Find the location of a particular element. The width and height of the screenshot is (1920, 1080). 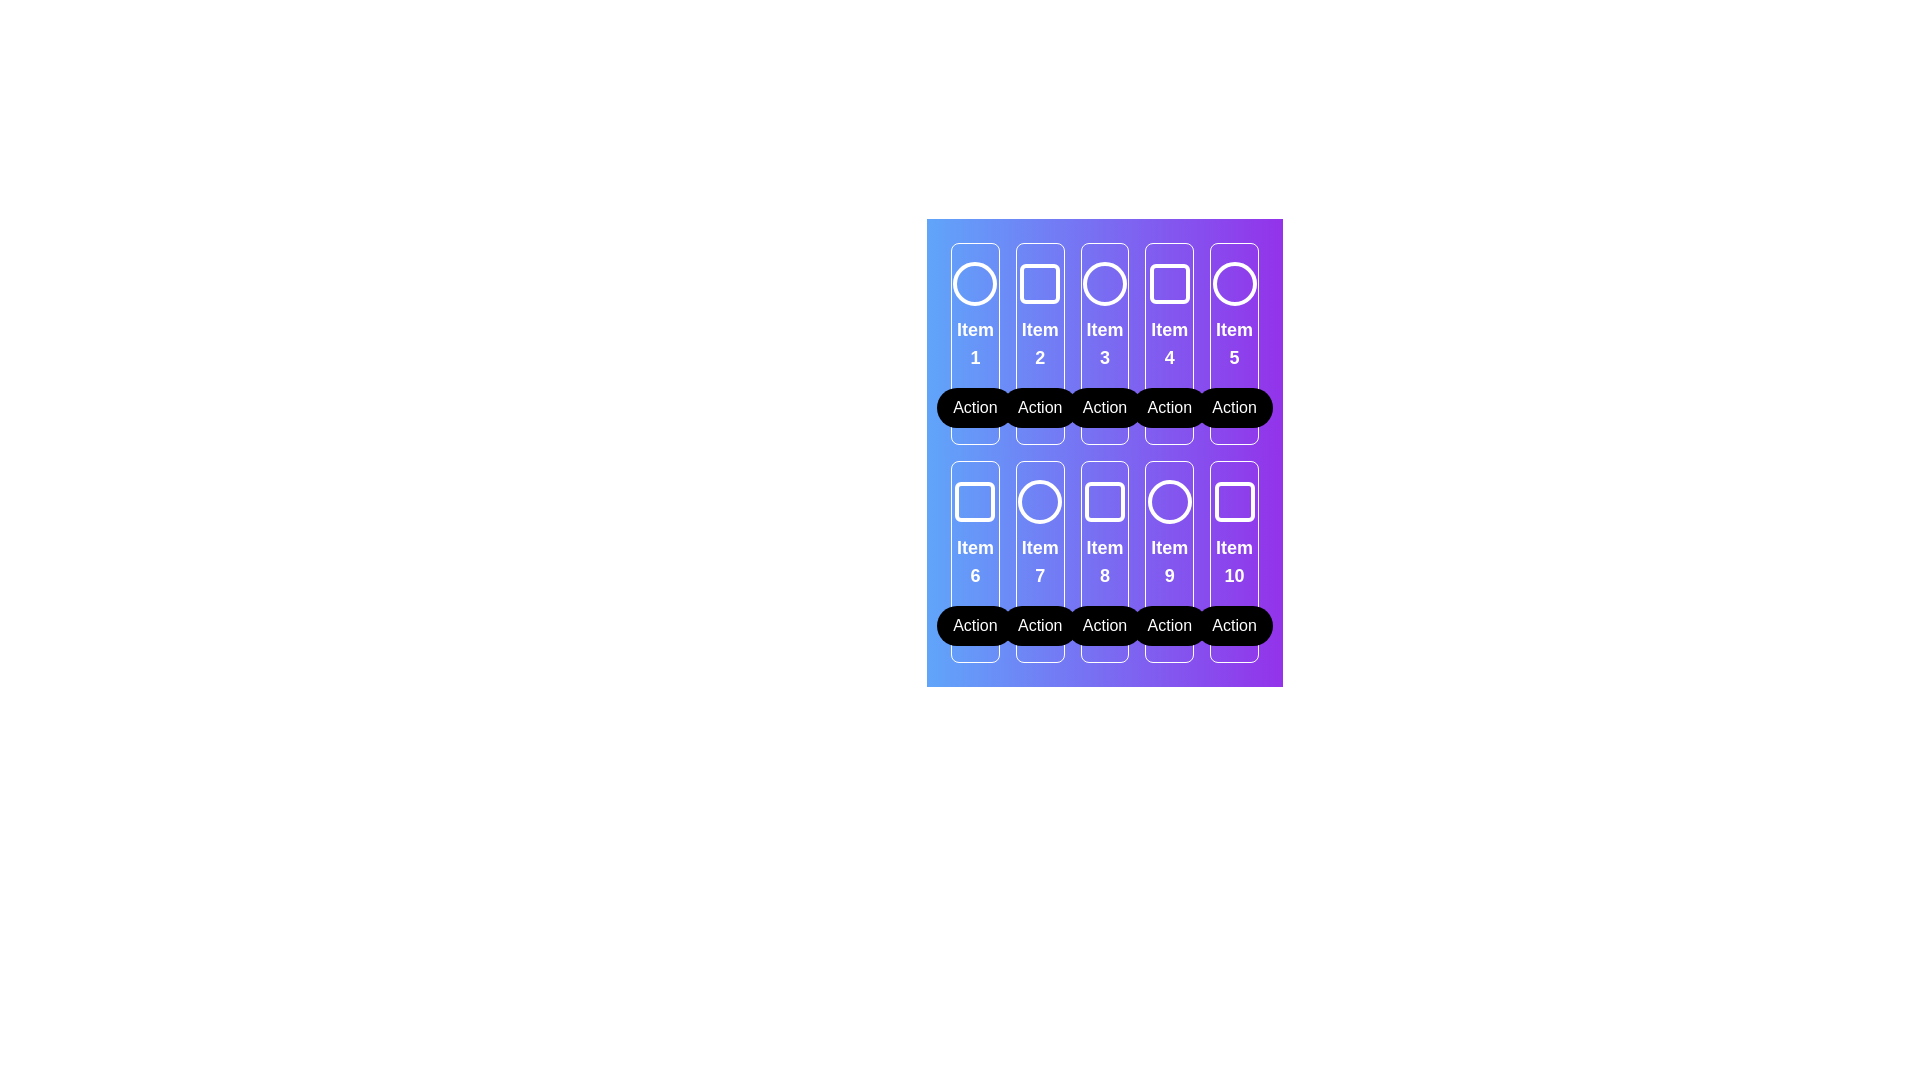

the button located below the 'Item 7' label to change its background color is located at coordinates (1040, 624).